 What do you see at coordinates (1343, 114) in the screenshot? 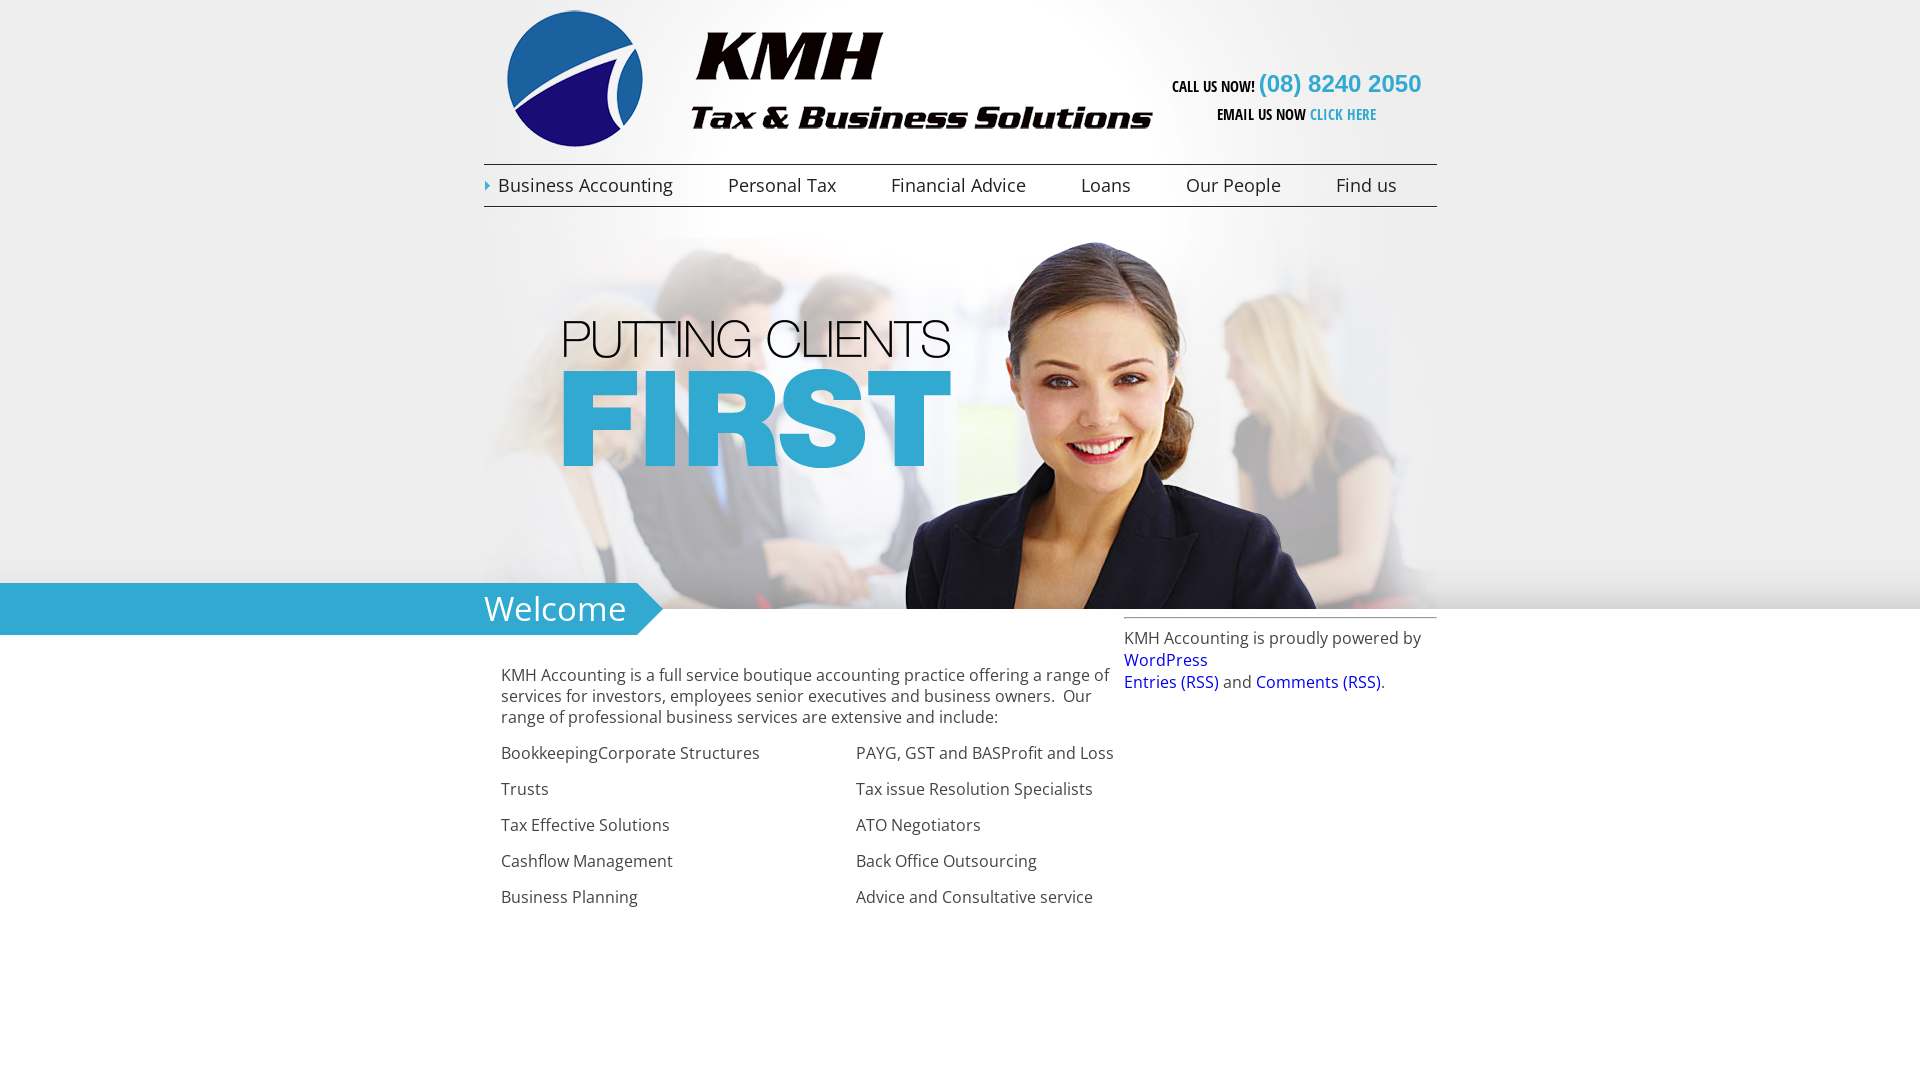
I see `'CLICK HERE'` at bounding box center [1343, 114].